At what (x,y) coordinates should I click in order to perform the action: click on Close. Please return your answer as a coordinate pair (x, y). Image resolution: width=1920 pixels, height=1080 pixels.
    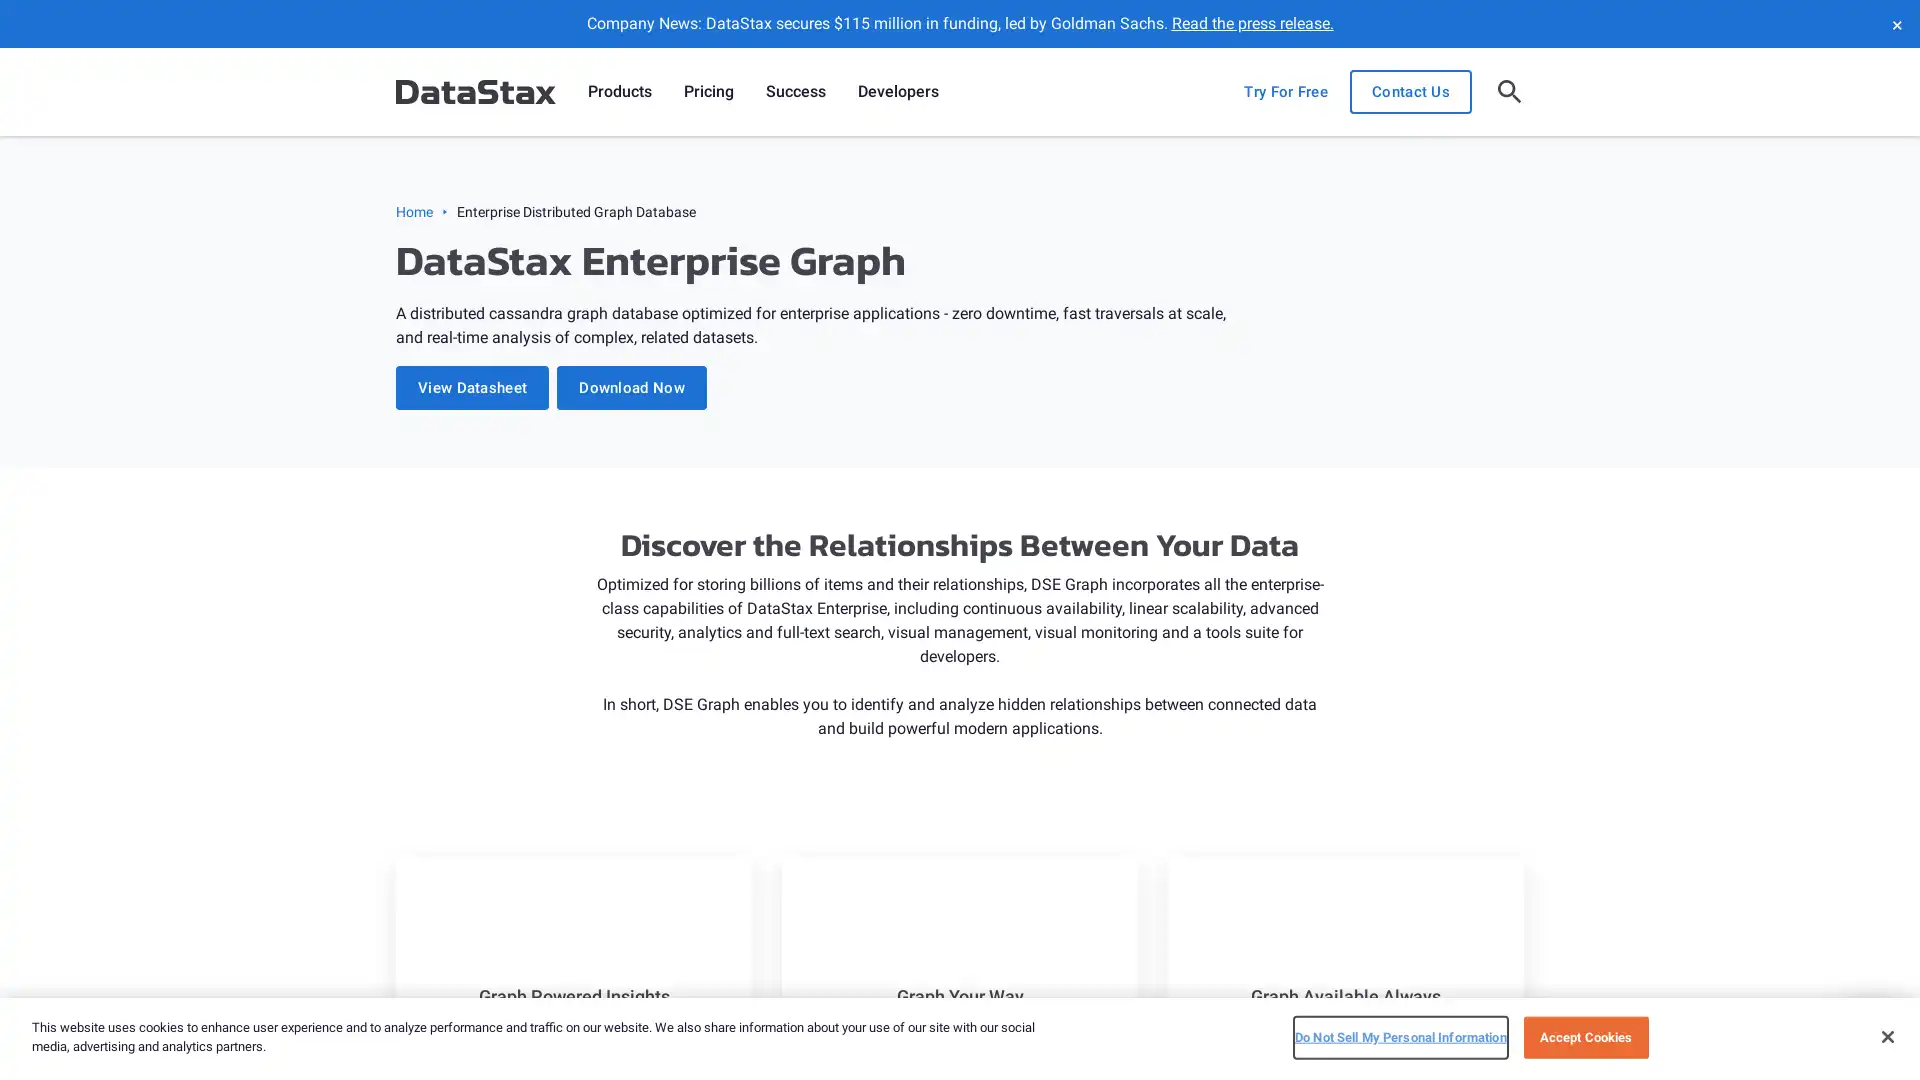
    Looking at the image, I should click on (1886, 1035).